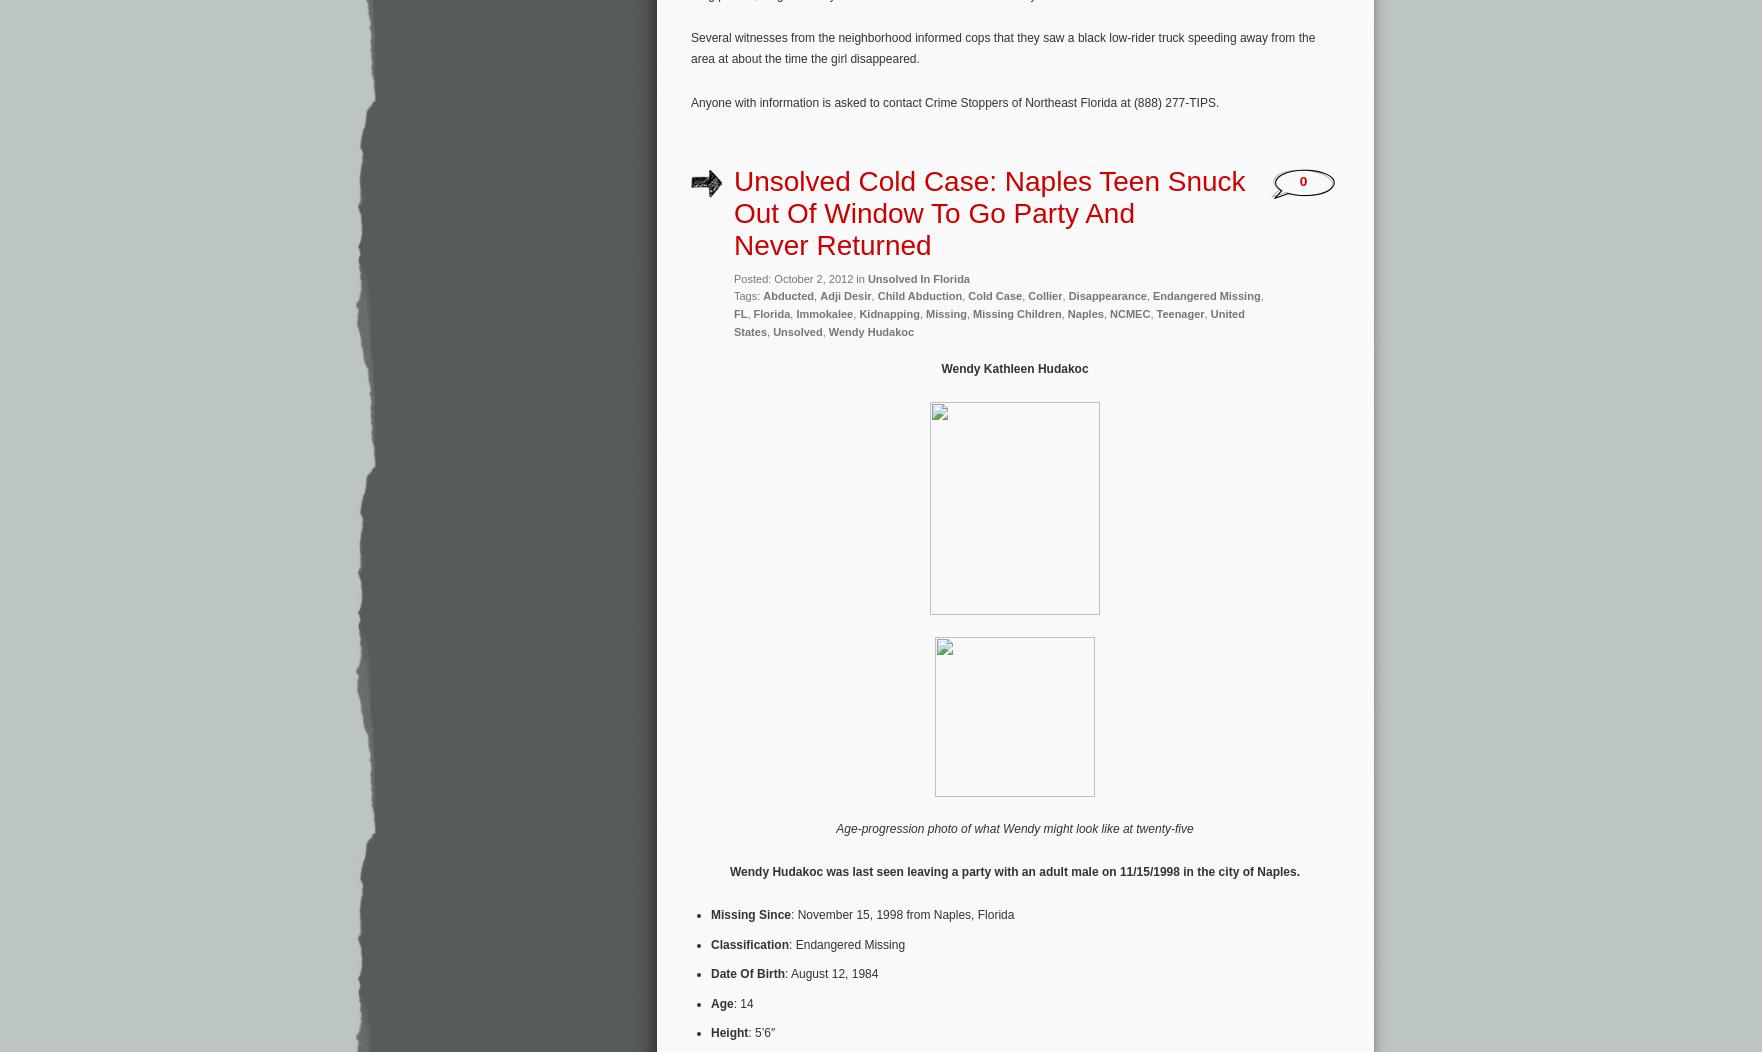 This screenshot has height=1052, width=1762. What do you see at coordinates (742, 1002) in the screenshot?
I see `': 14'` at bounding box center [742, 1002].